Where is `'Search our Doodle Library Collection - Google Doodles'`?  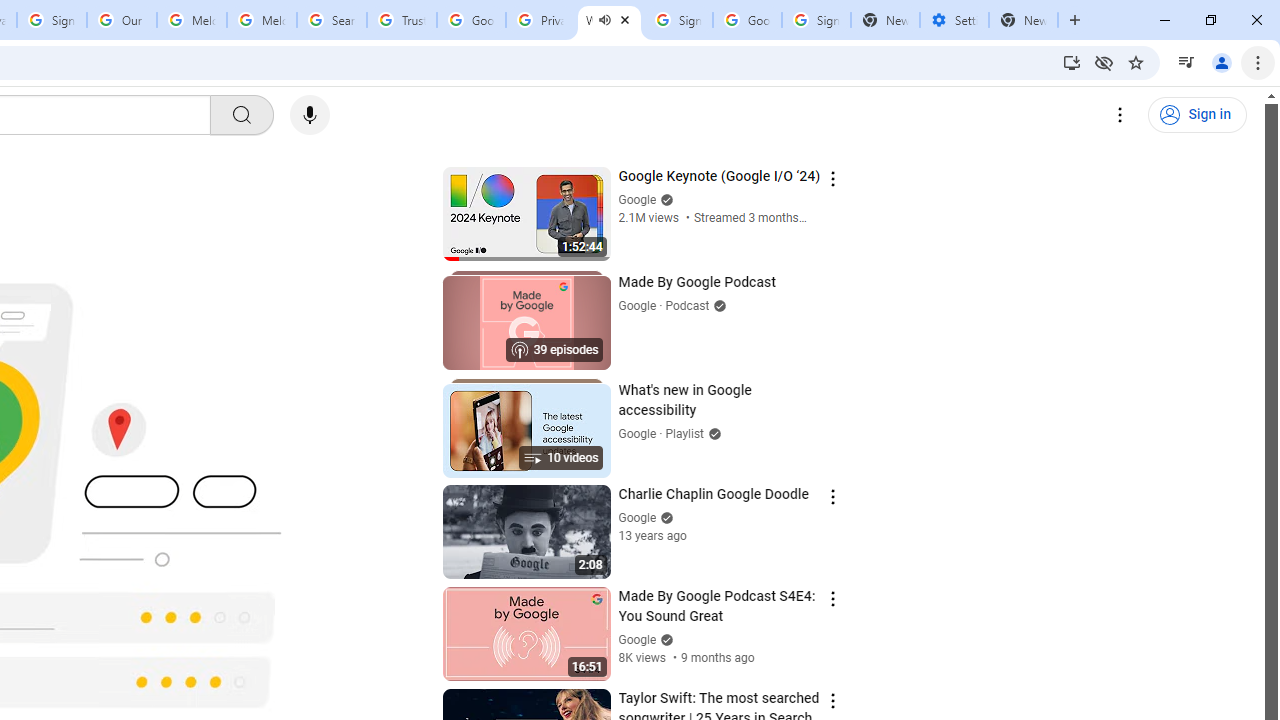
'Search our Doodle Library Collection - Google Doodles' is located at coordinates (332, 20).